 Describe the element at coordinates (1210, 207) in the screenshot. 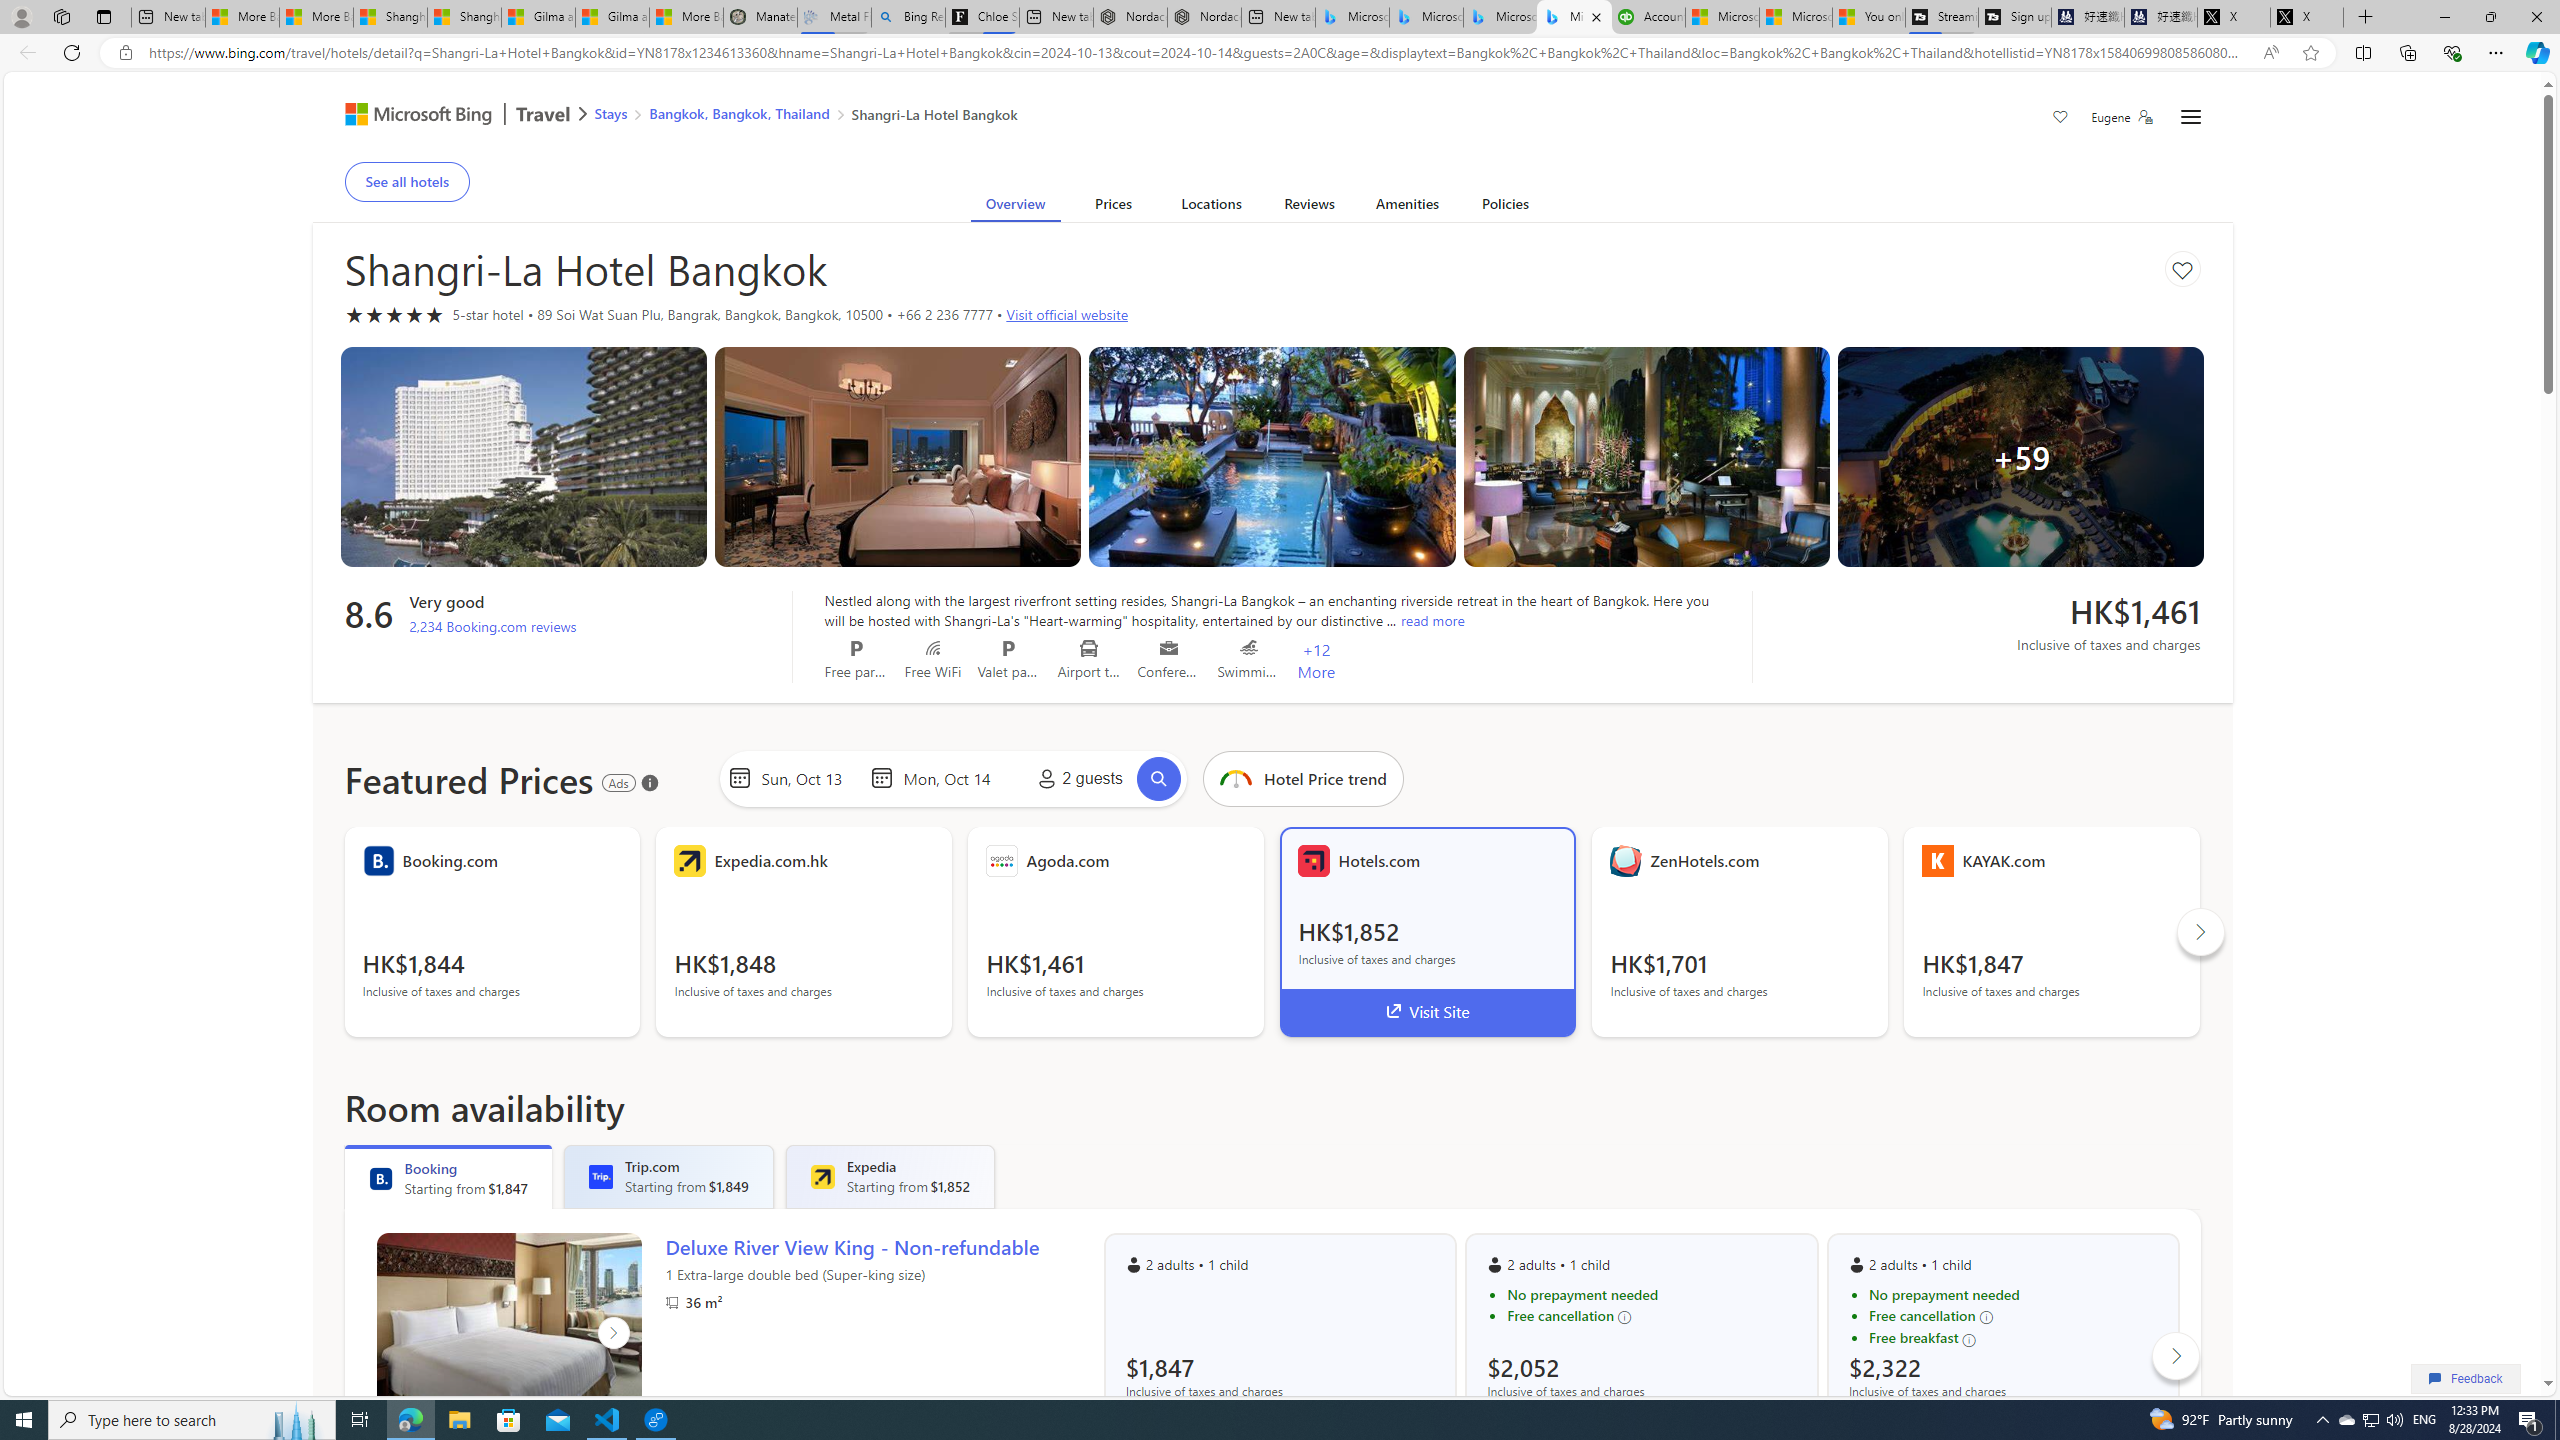

I see `'Locations'` at that location.